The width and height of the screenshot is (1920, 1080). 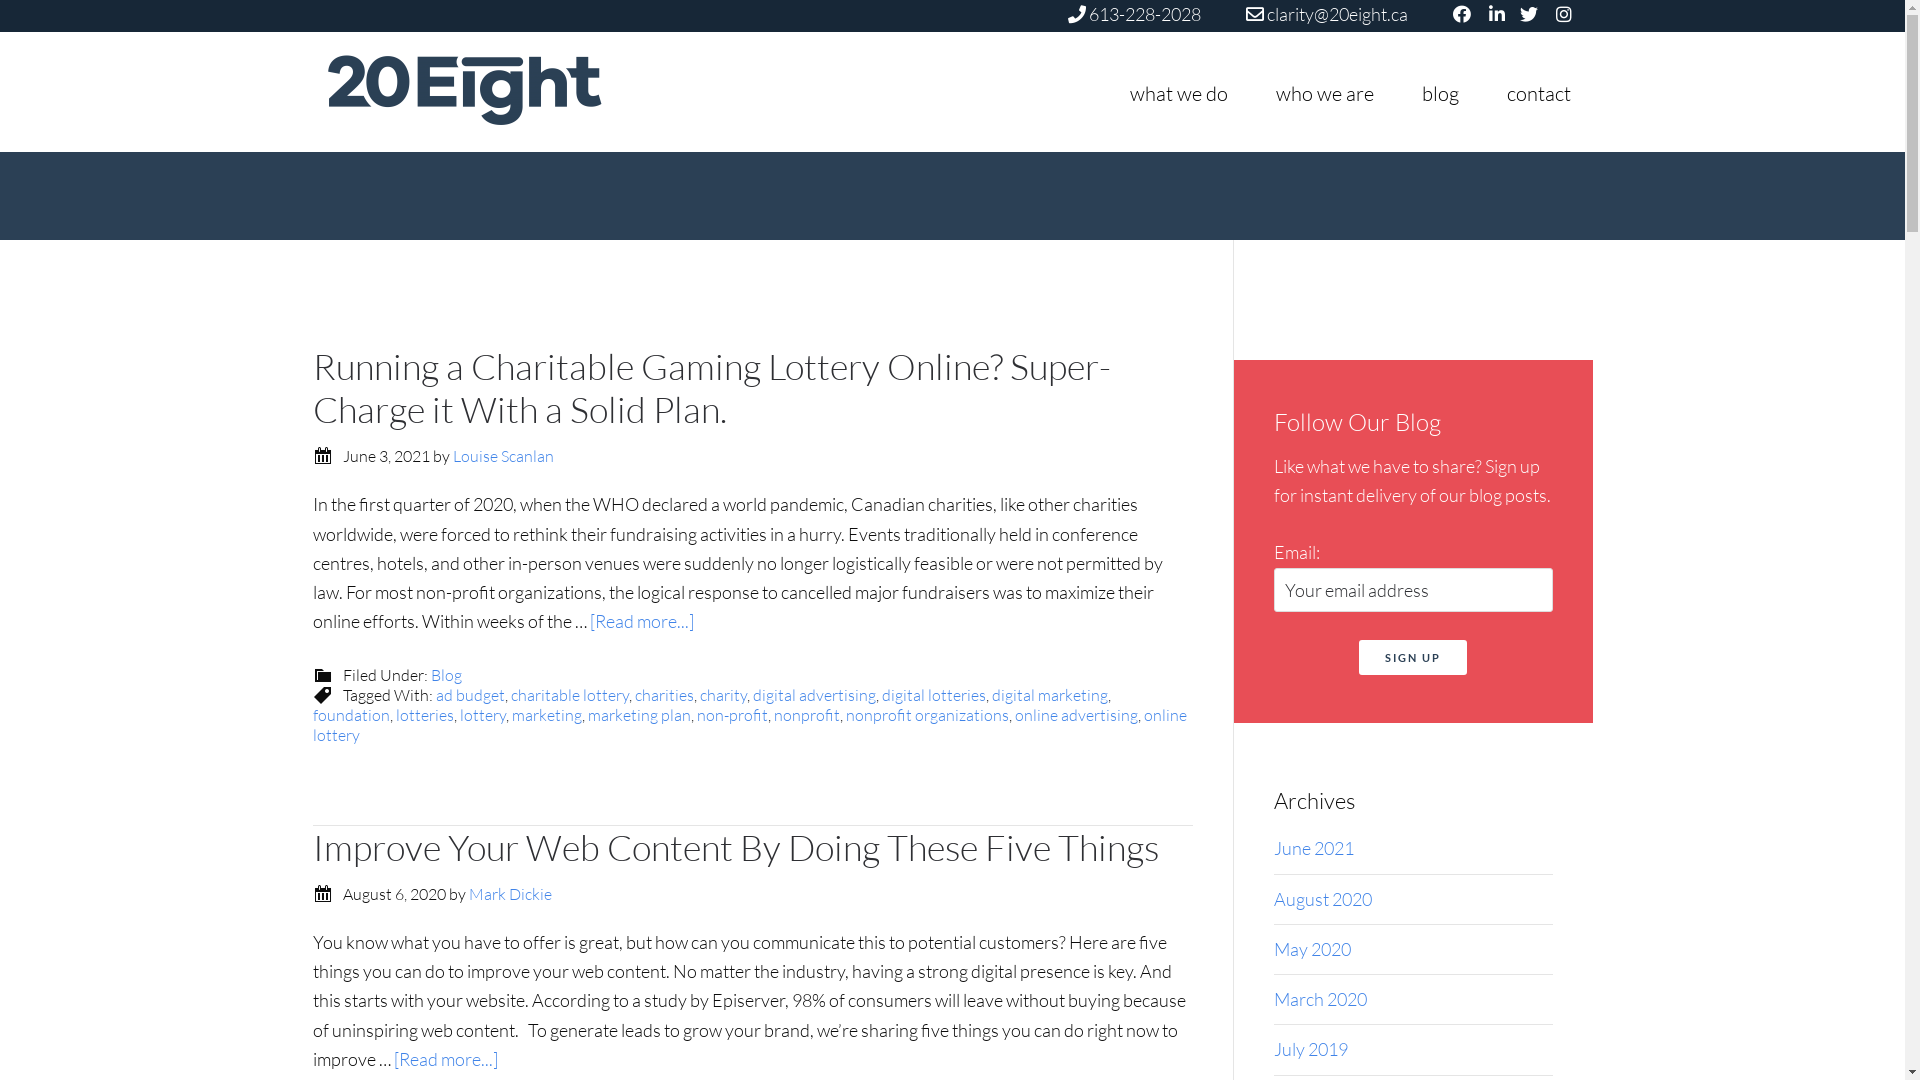 What do you see at coordinates (638, 713) in the screenshot?
I see `'marketing plan'` at bounding box center [638, 713].